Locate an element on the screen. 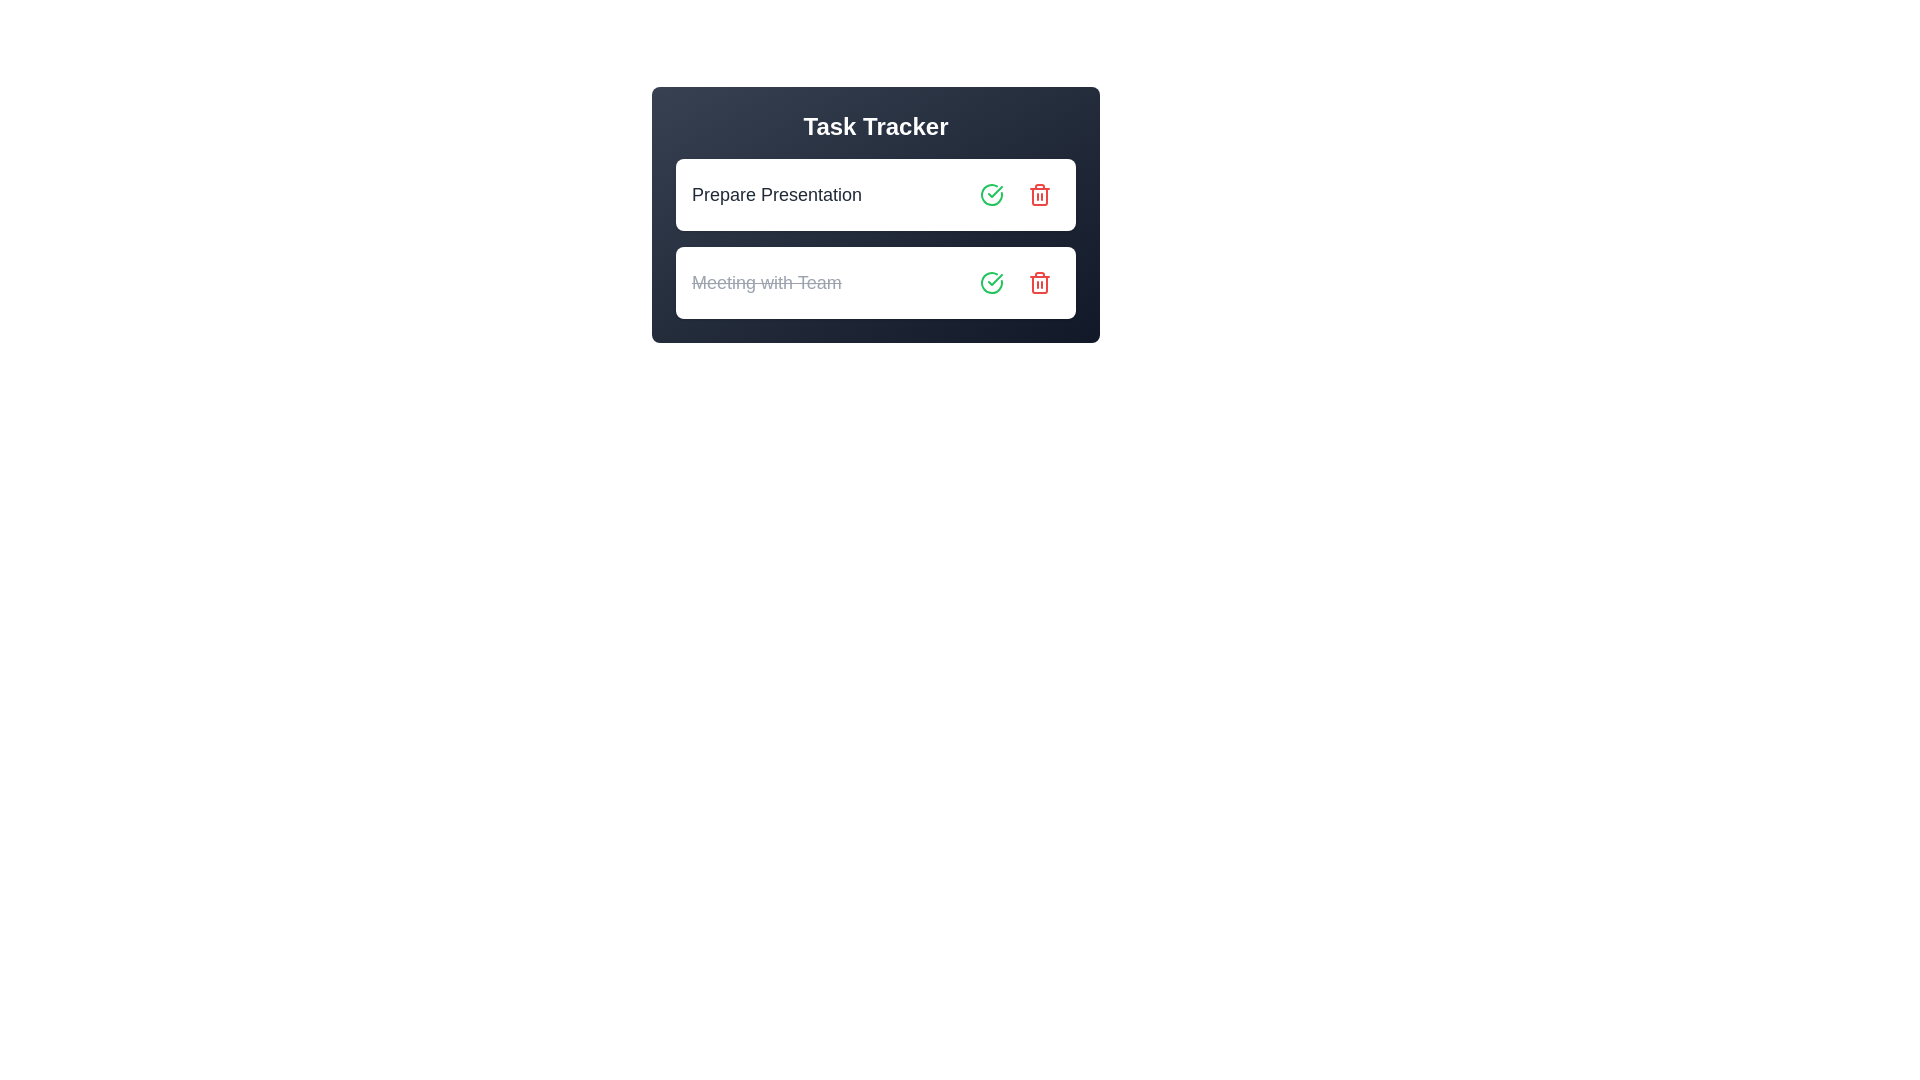 The width and height of the screenshot is (1920, 1080). the check icon within the 'Meeting with Team' task item, located near the trash can icon on the right side of the task row is located at coordinates (992, 282).